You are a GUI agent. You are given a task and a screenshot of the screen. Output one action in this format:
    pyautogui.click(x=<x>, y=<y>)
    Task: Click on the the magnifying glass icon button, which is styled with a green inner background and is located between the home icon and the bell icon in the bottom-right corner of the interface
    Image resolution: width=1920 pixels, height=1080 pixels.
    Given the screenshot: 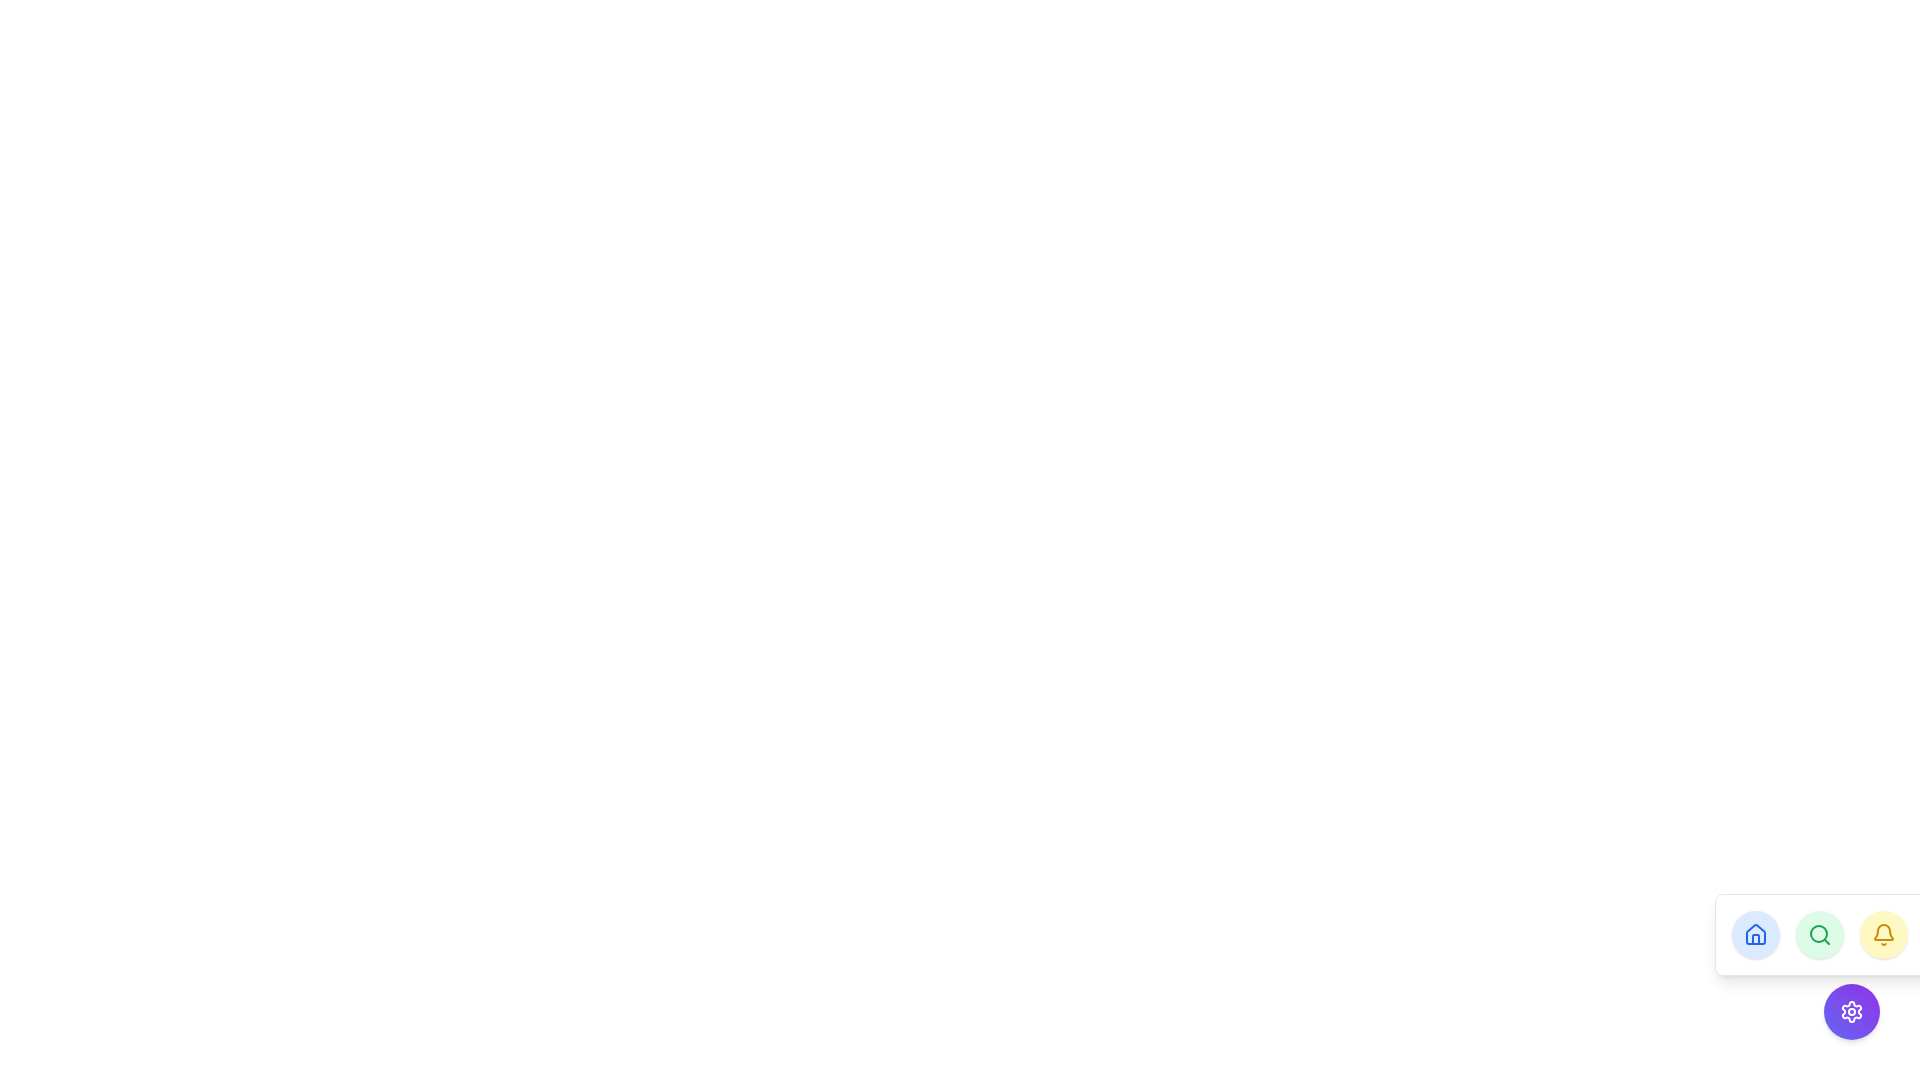 What is the action you would take?
    pyautogui.click(x=1819, y=934)
    